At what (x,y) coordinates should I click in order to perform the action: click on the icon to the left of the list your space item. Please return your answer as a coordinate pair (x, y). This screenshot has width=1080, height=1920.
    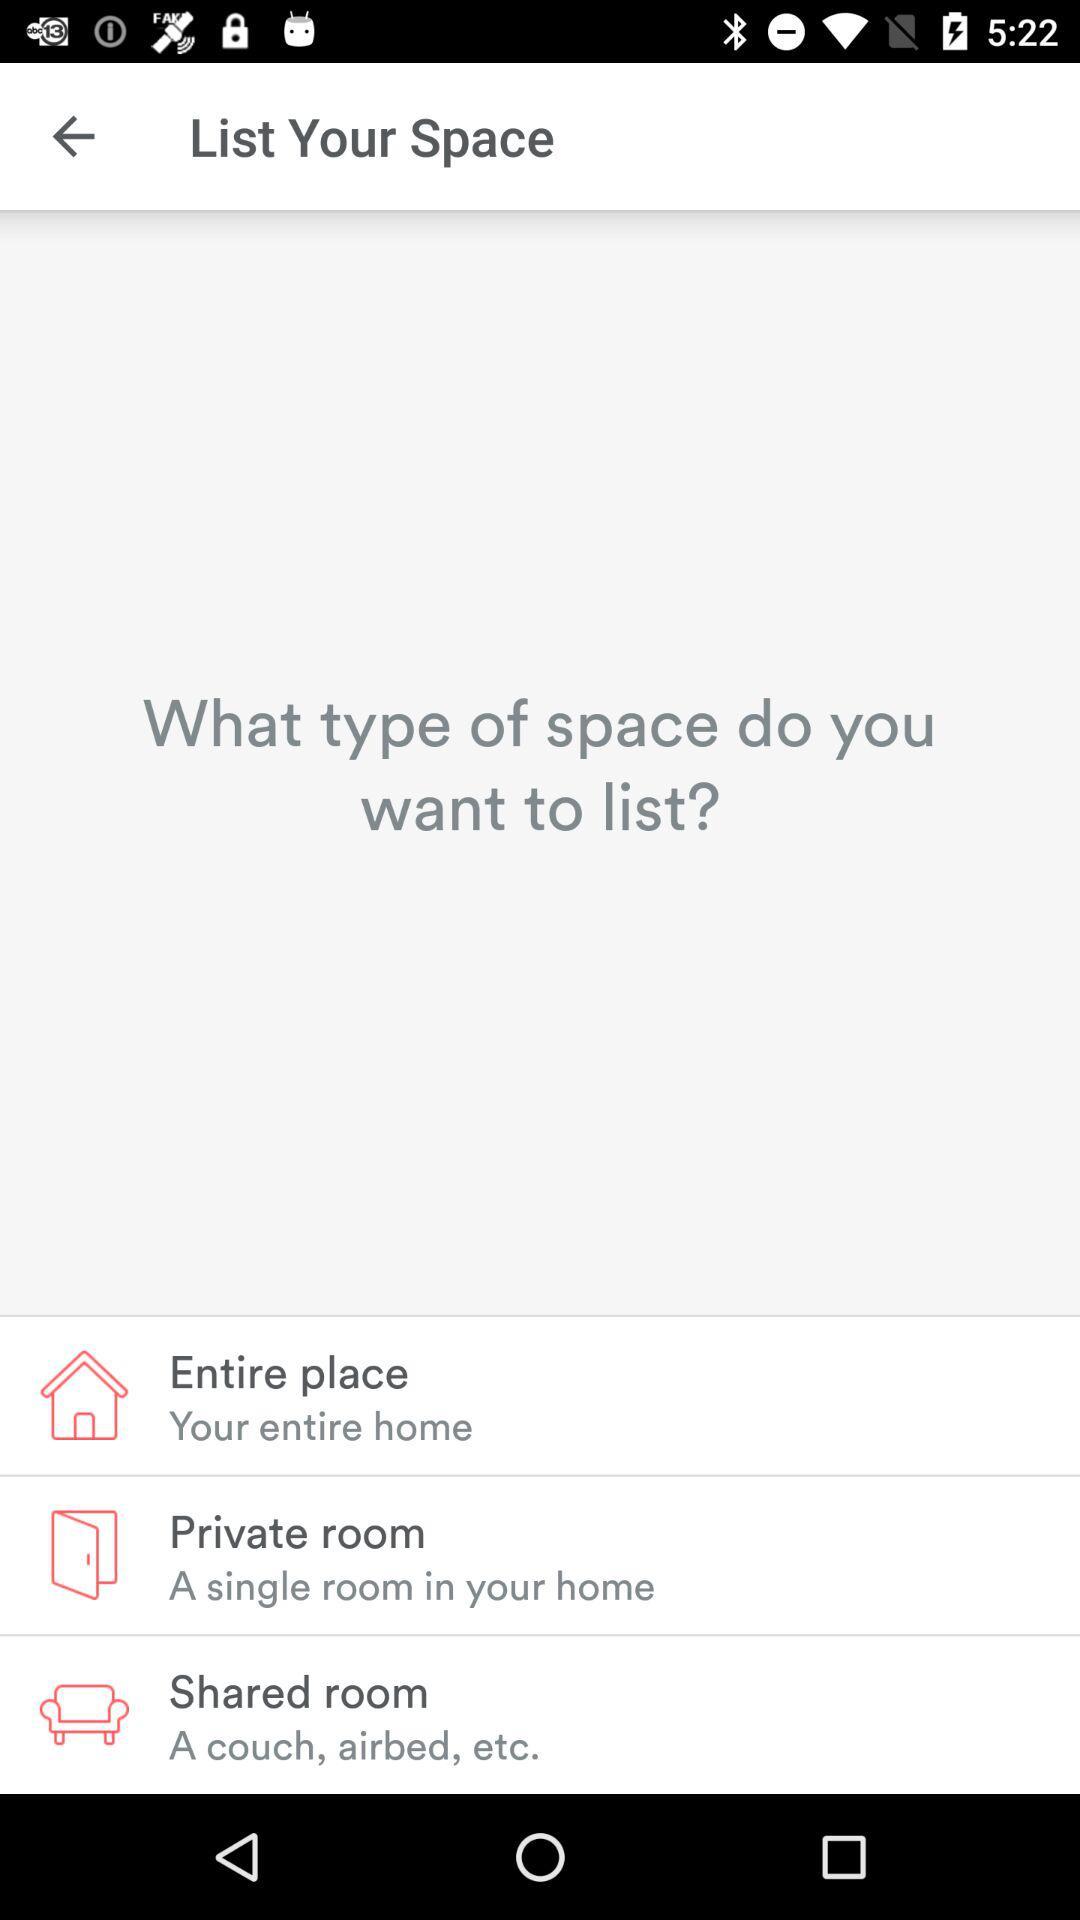
    Looking at the image, I should click on (72, 135).